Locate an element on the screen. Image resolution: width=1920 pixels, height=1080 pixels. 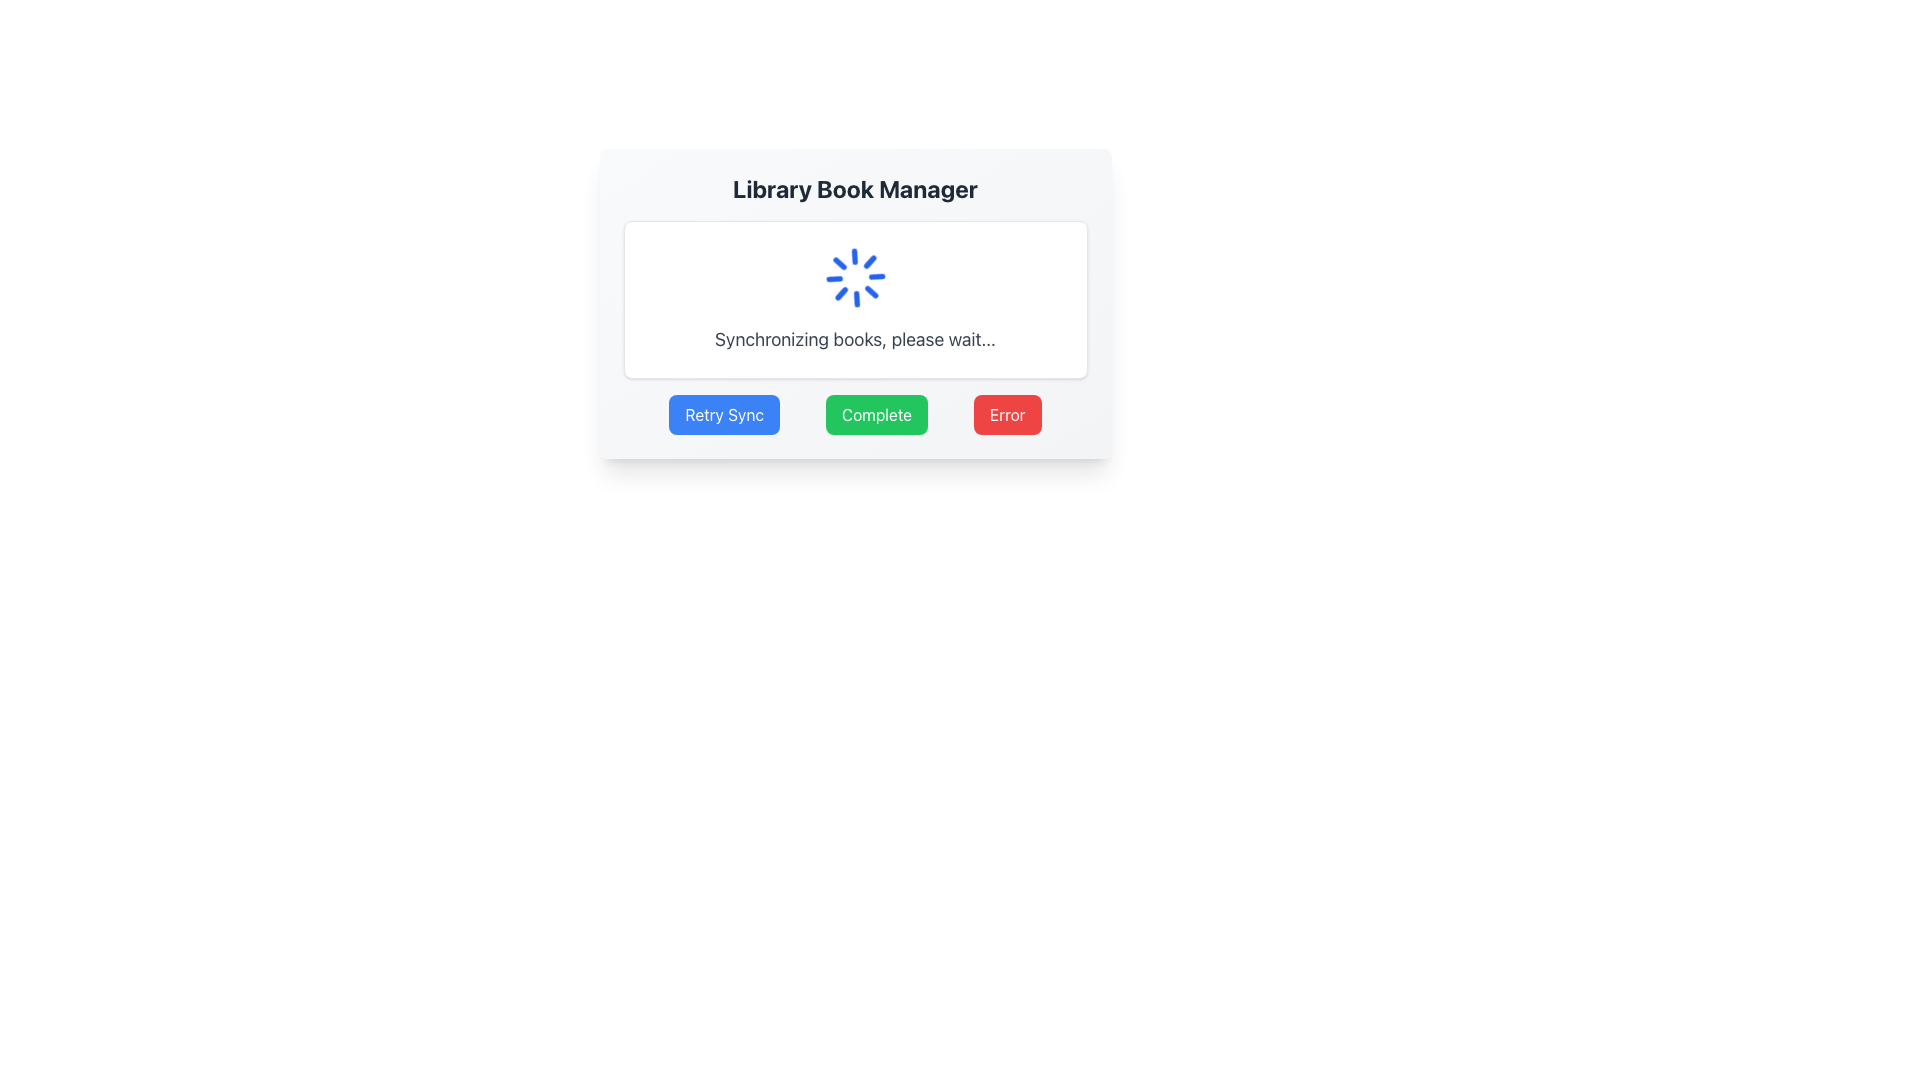
the green 'Complete' button with white text, which is the second button in a group of three is located at coordinates (876, 414).